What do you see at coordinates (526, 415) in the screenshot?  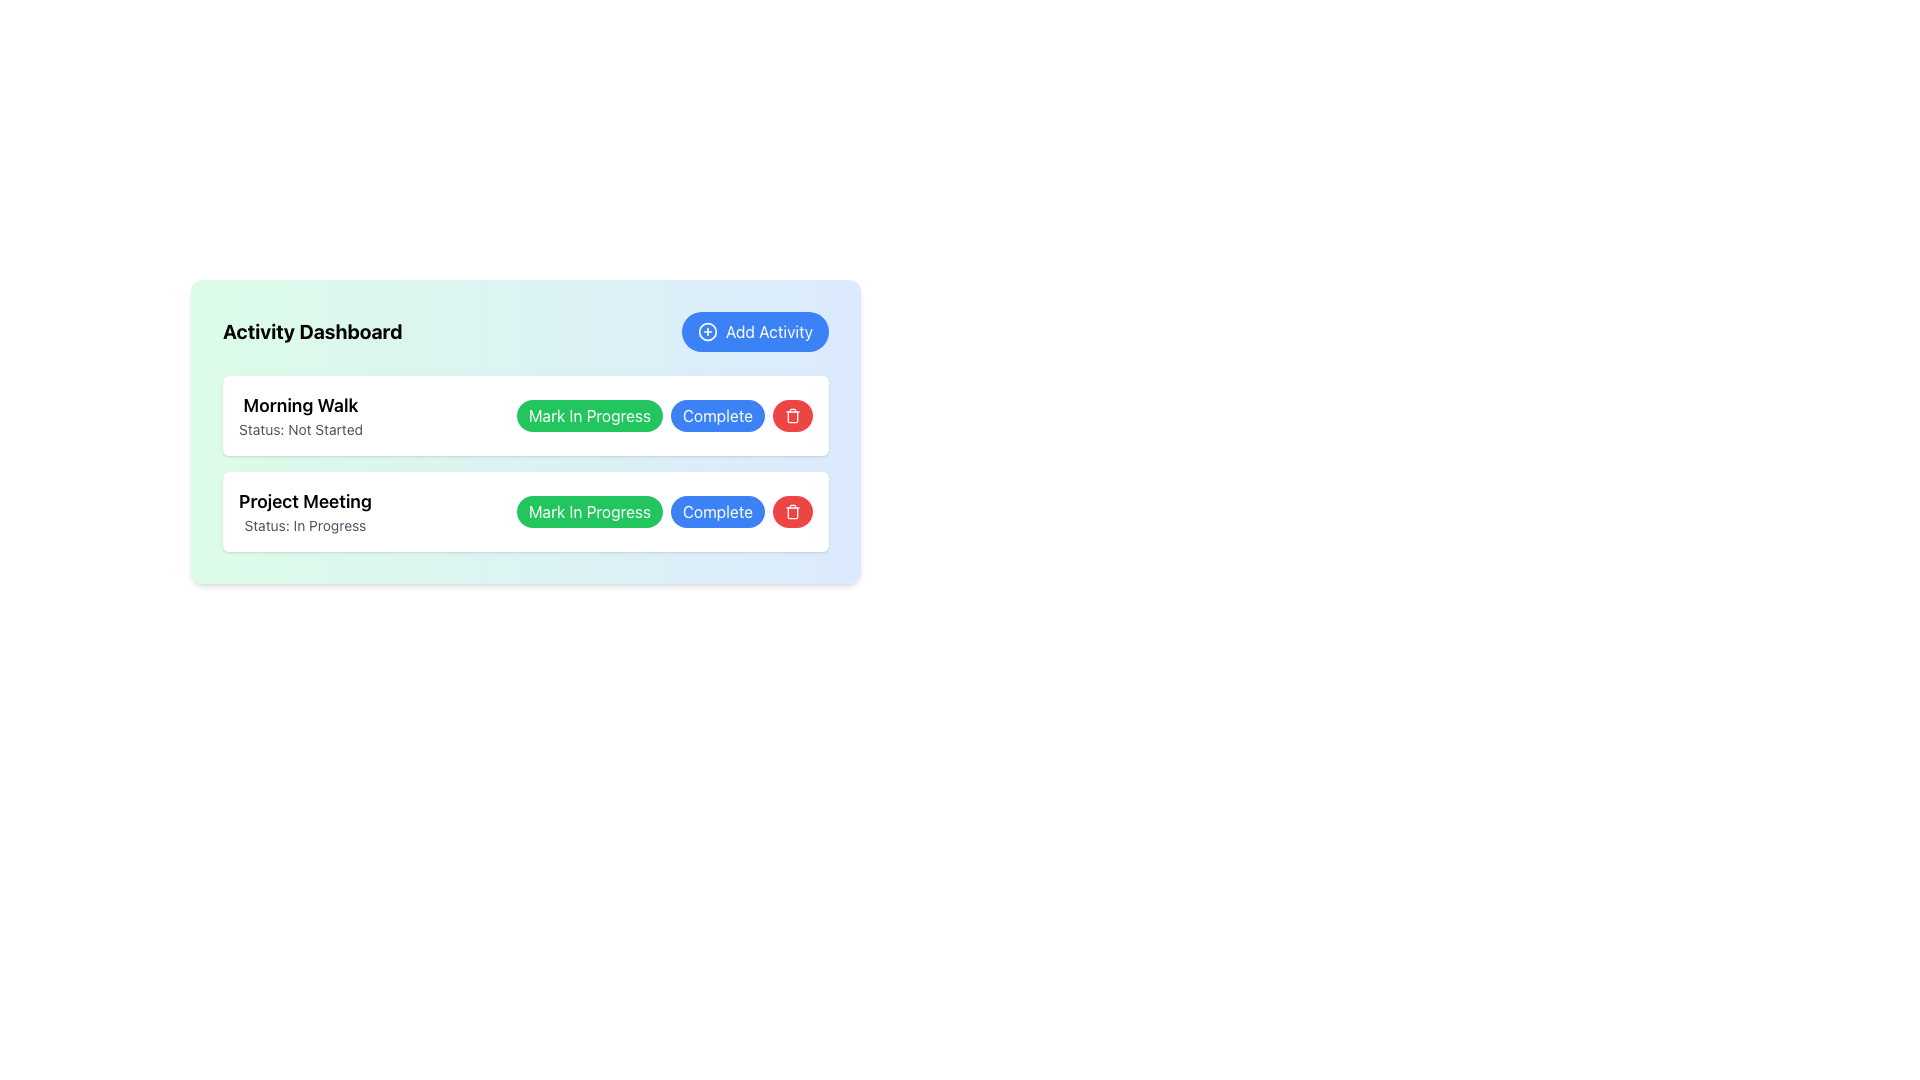 I see `the buttons on the first task card in the vertical list` at bounding box center [526, 415].